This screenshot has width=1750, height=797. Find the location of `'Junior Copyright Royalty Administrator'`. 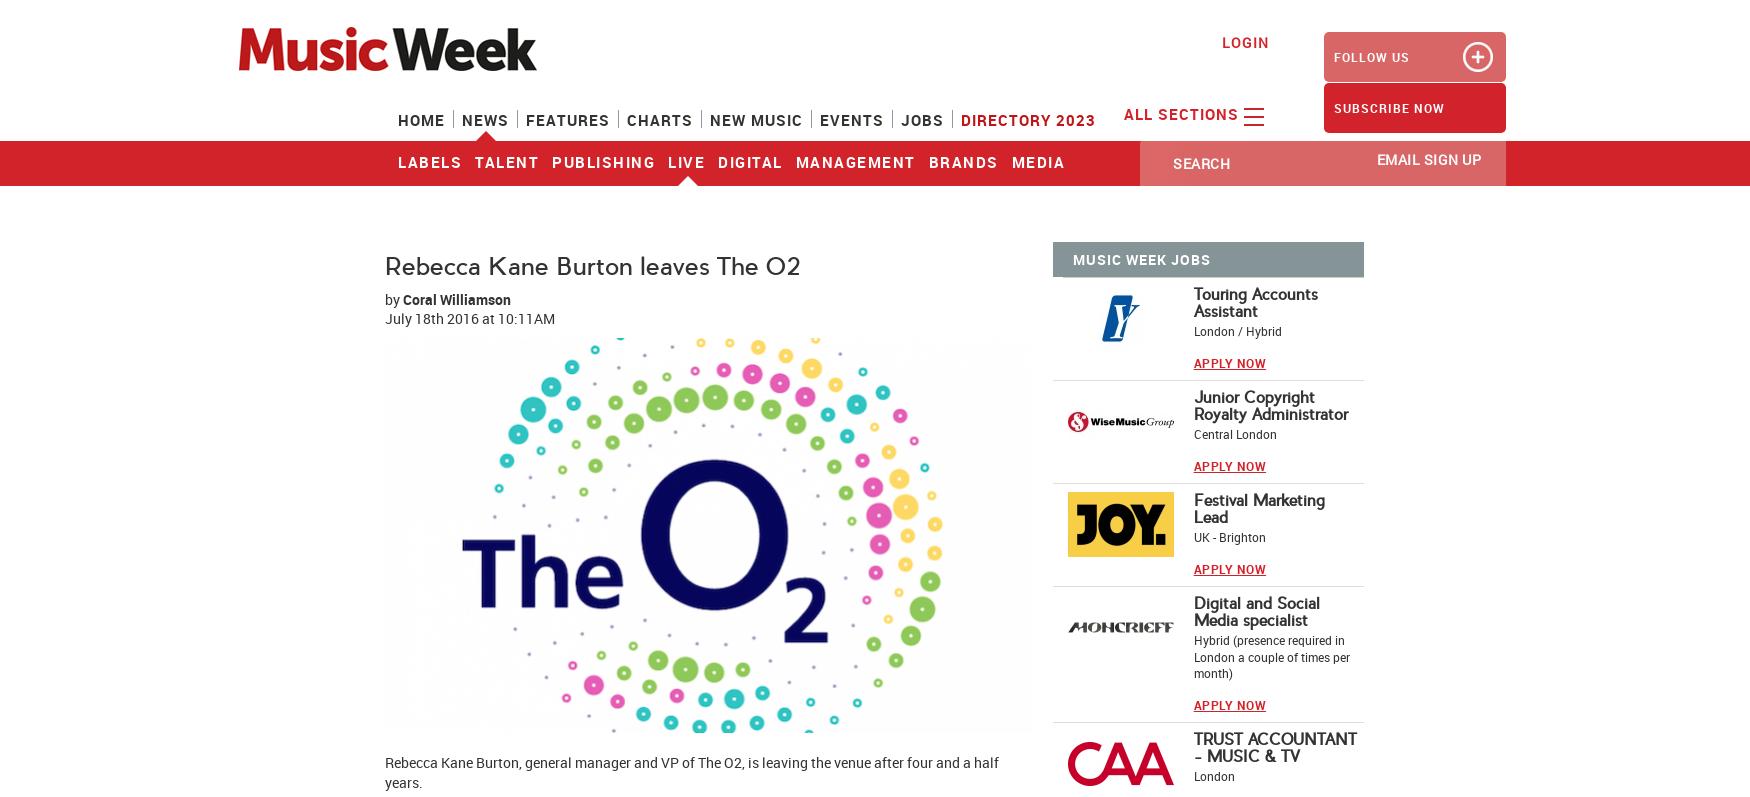

'Junior Copyright Royalty Administrator' is located at coordinates (1268, 405).